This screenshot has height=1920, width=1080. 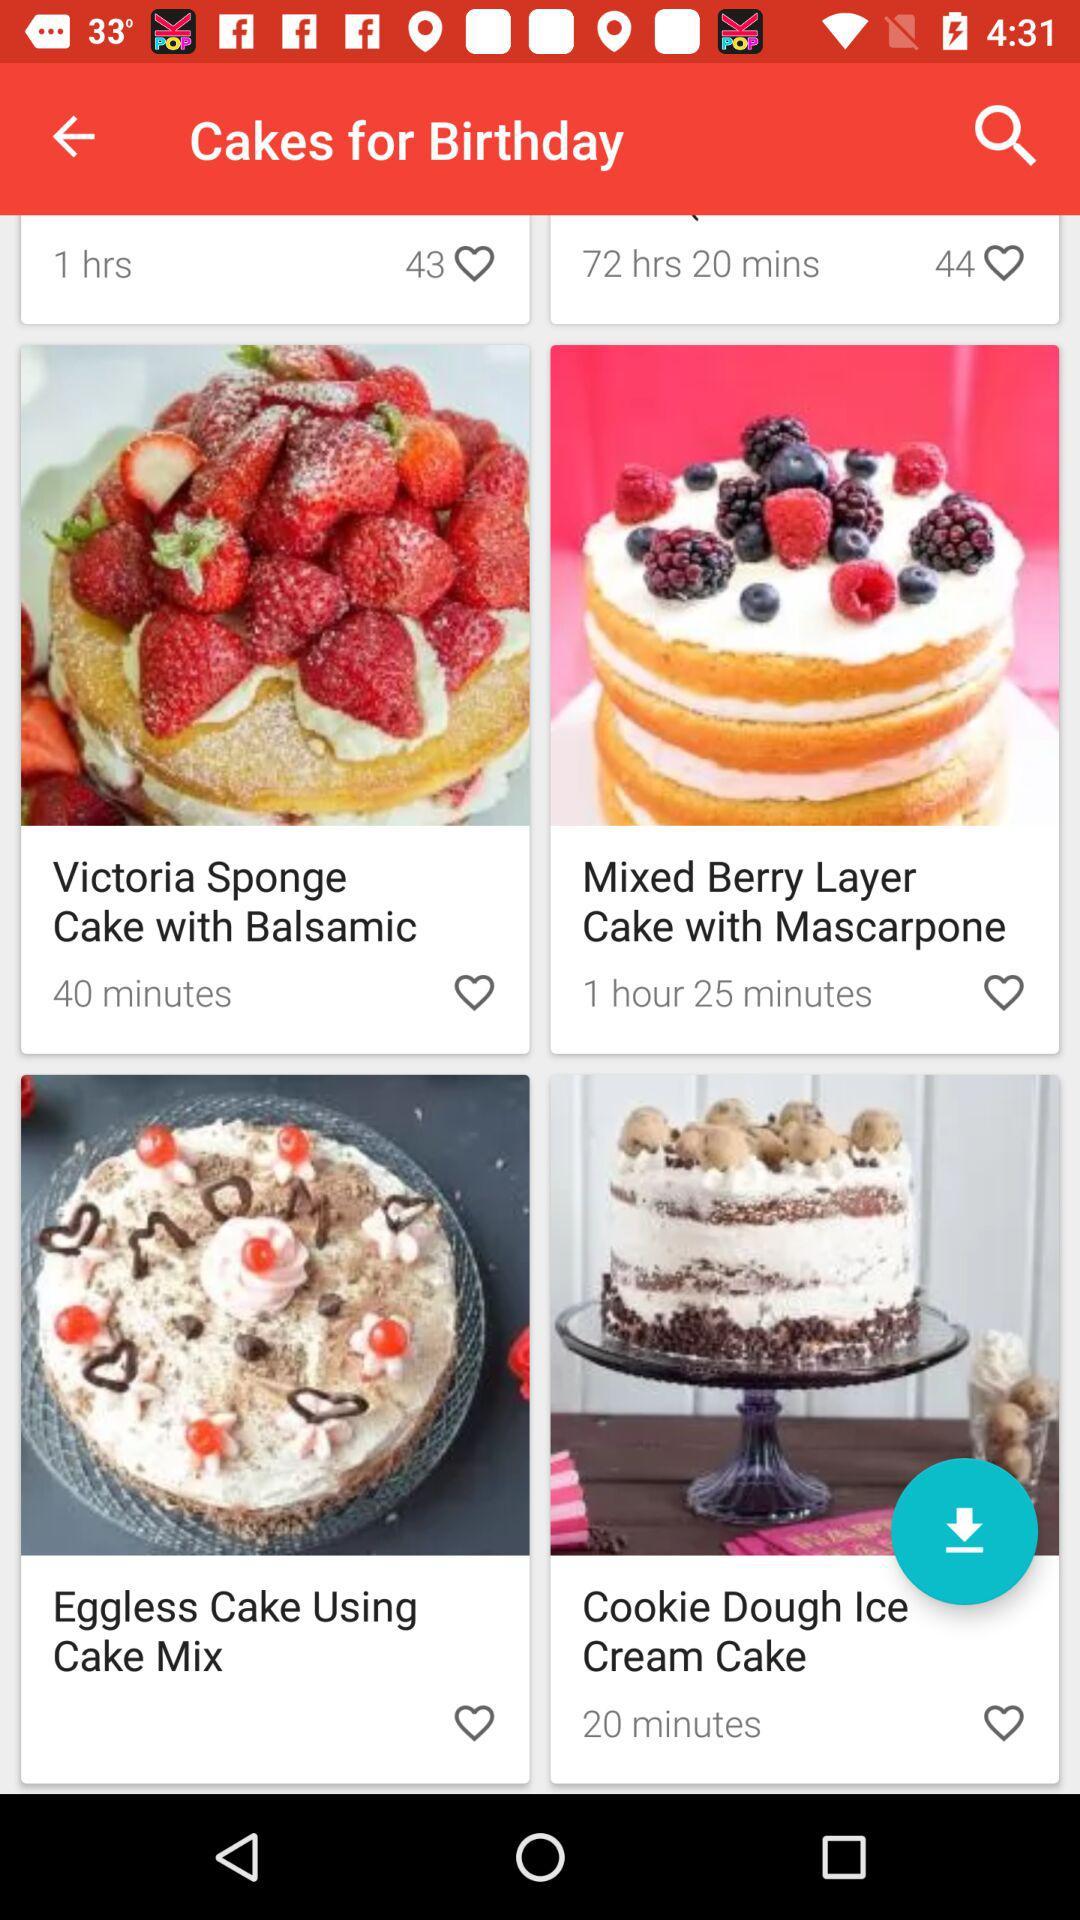 I want to click on download selected recipe, so click(x=963, y=1530).